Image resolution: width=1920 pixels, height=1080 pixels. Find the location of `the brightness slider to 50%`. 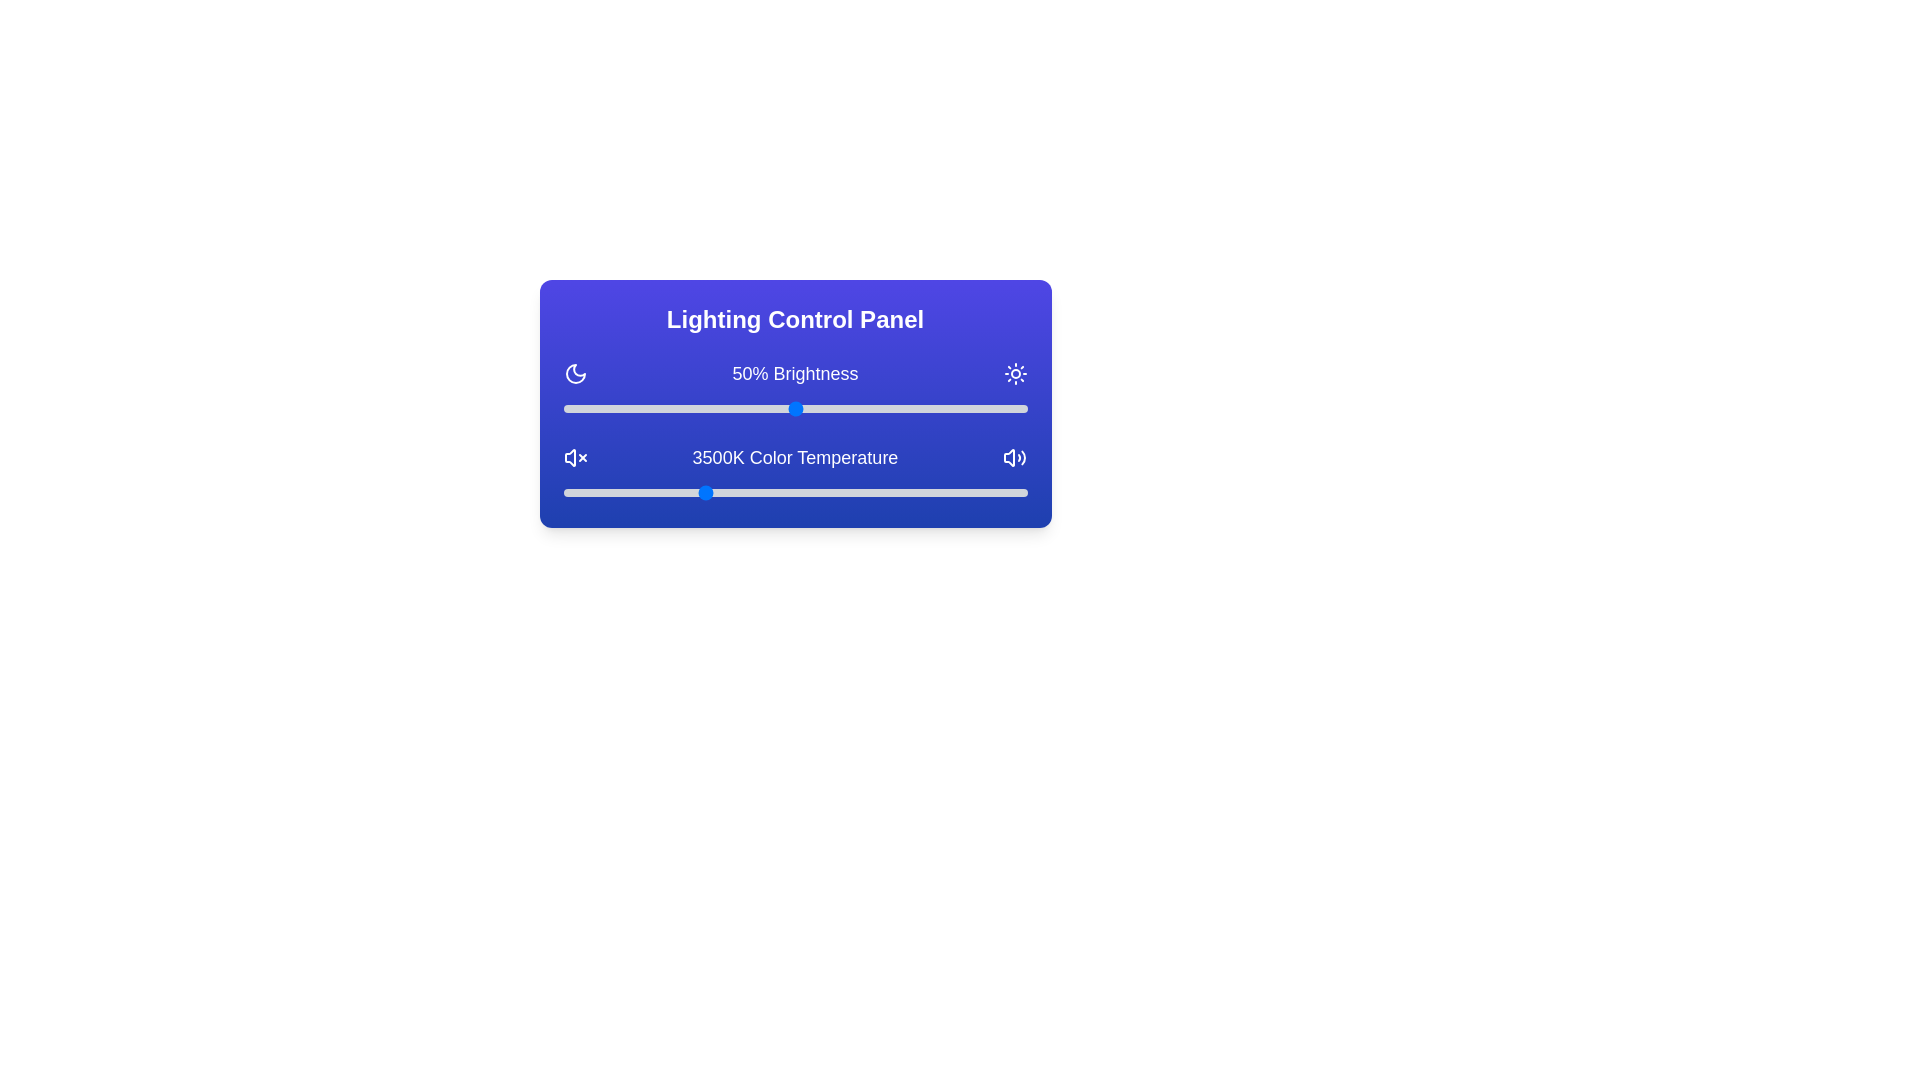

the brightness slider to 50% is located at coordinates (794, 407).